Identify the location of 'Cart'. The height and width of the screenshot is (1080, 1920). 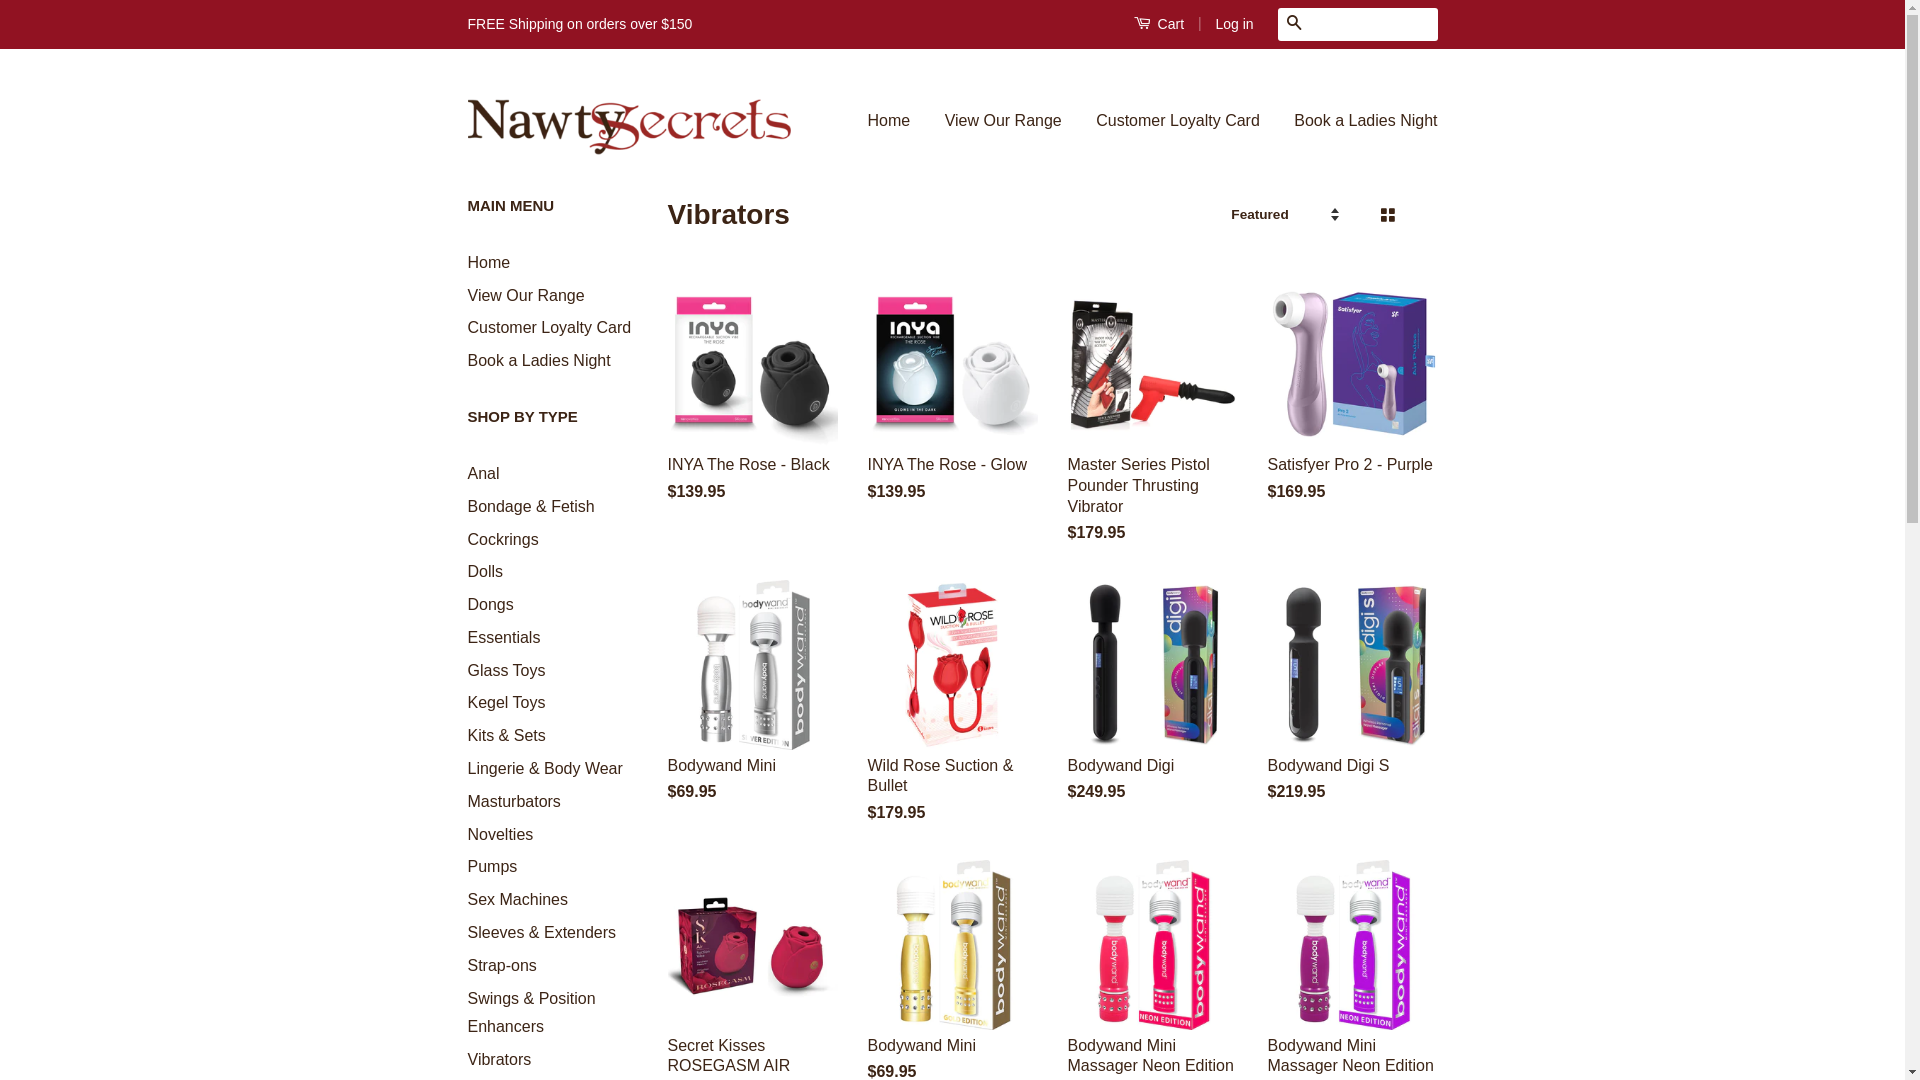
(1133, 23).